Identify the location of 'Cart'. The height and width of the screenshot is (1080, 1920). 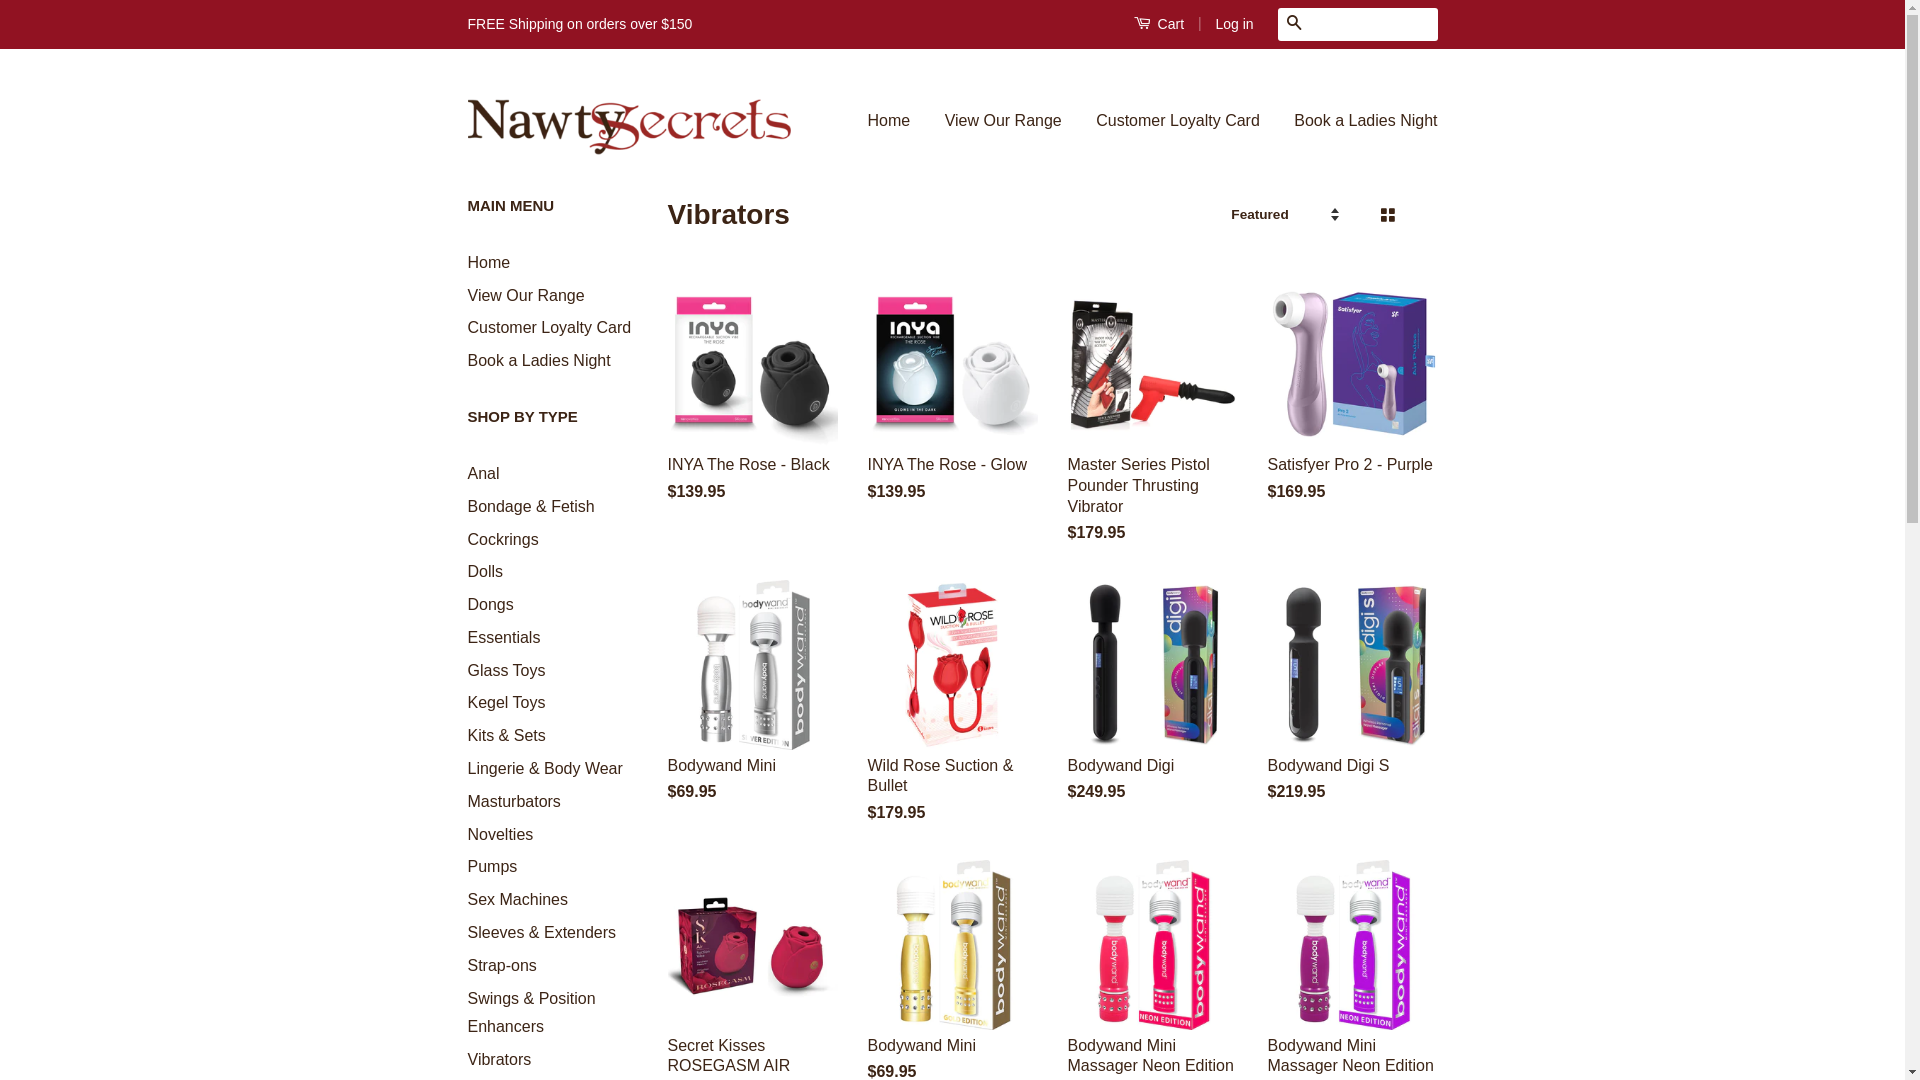
(1133, 23).